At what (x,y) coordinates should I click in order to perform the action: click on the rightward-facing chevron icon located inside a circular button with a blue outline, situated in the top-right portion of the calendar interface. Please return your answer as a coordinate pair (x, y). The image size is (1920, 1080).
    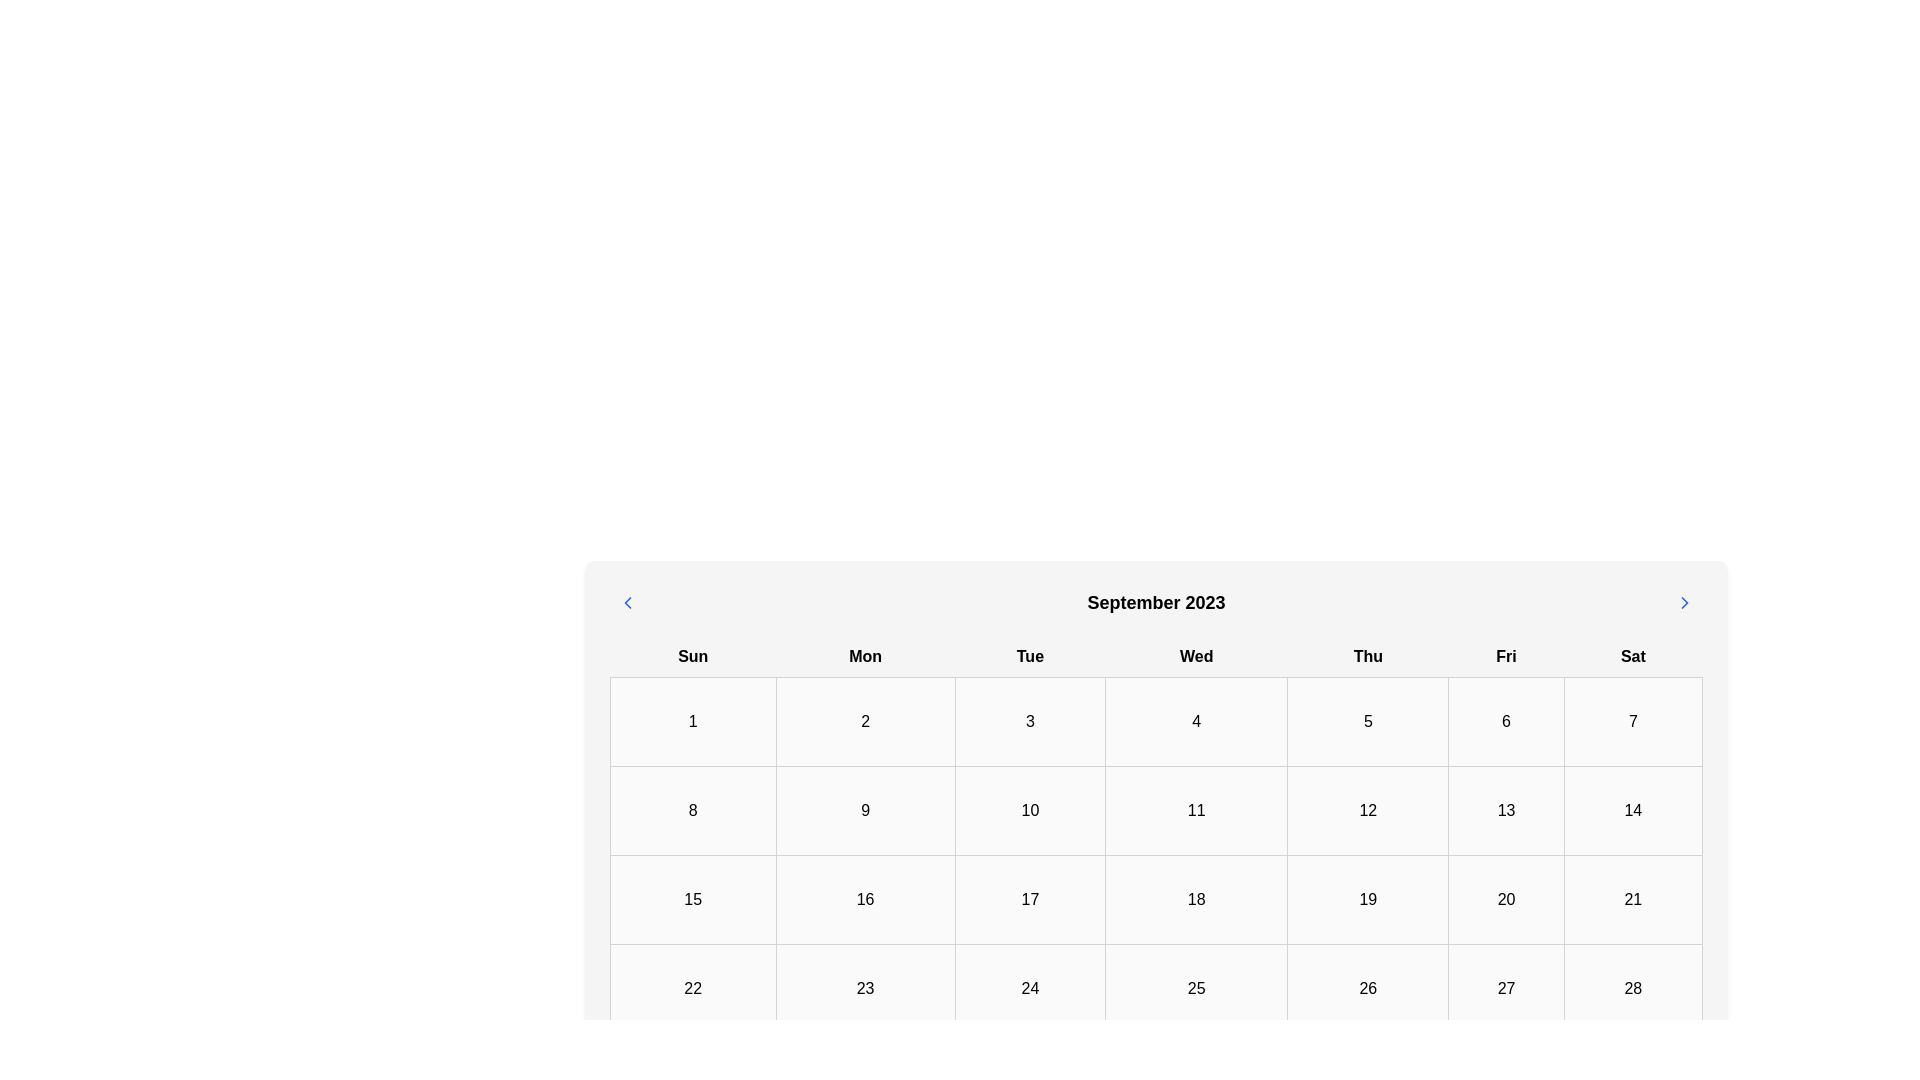
    Looking at the image, I should click on (1683, 601).